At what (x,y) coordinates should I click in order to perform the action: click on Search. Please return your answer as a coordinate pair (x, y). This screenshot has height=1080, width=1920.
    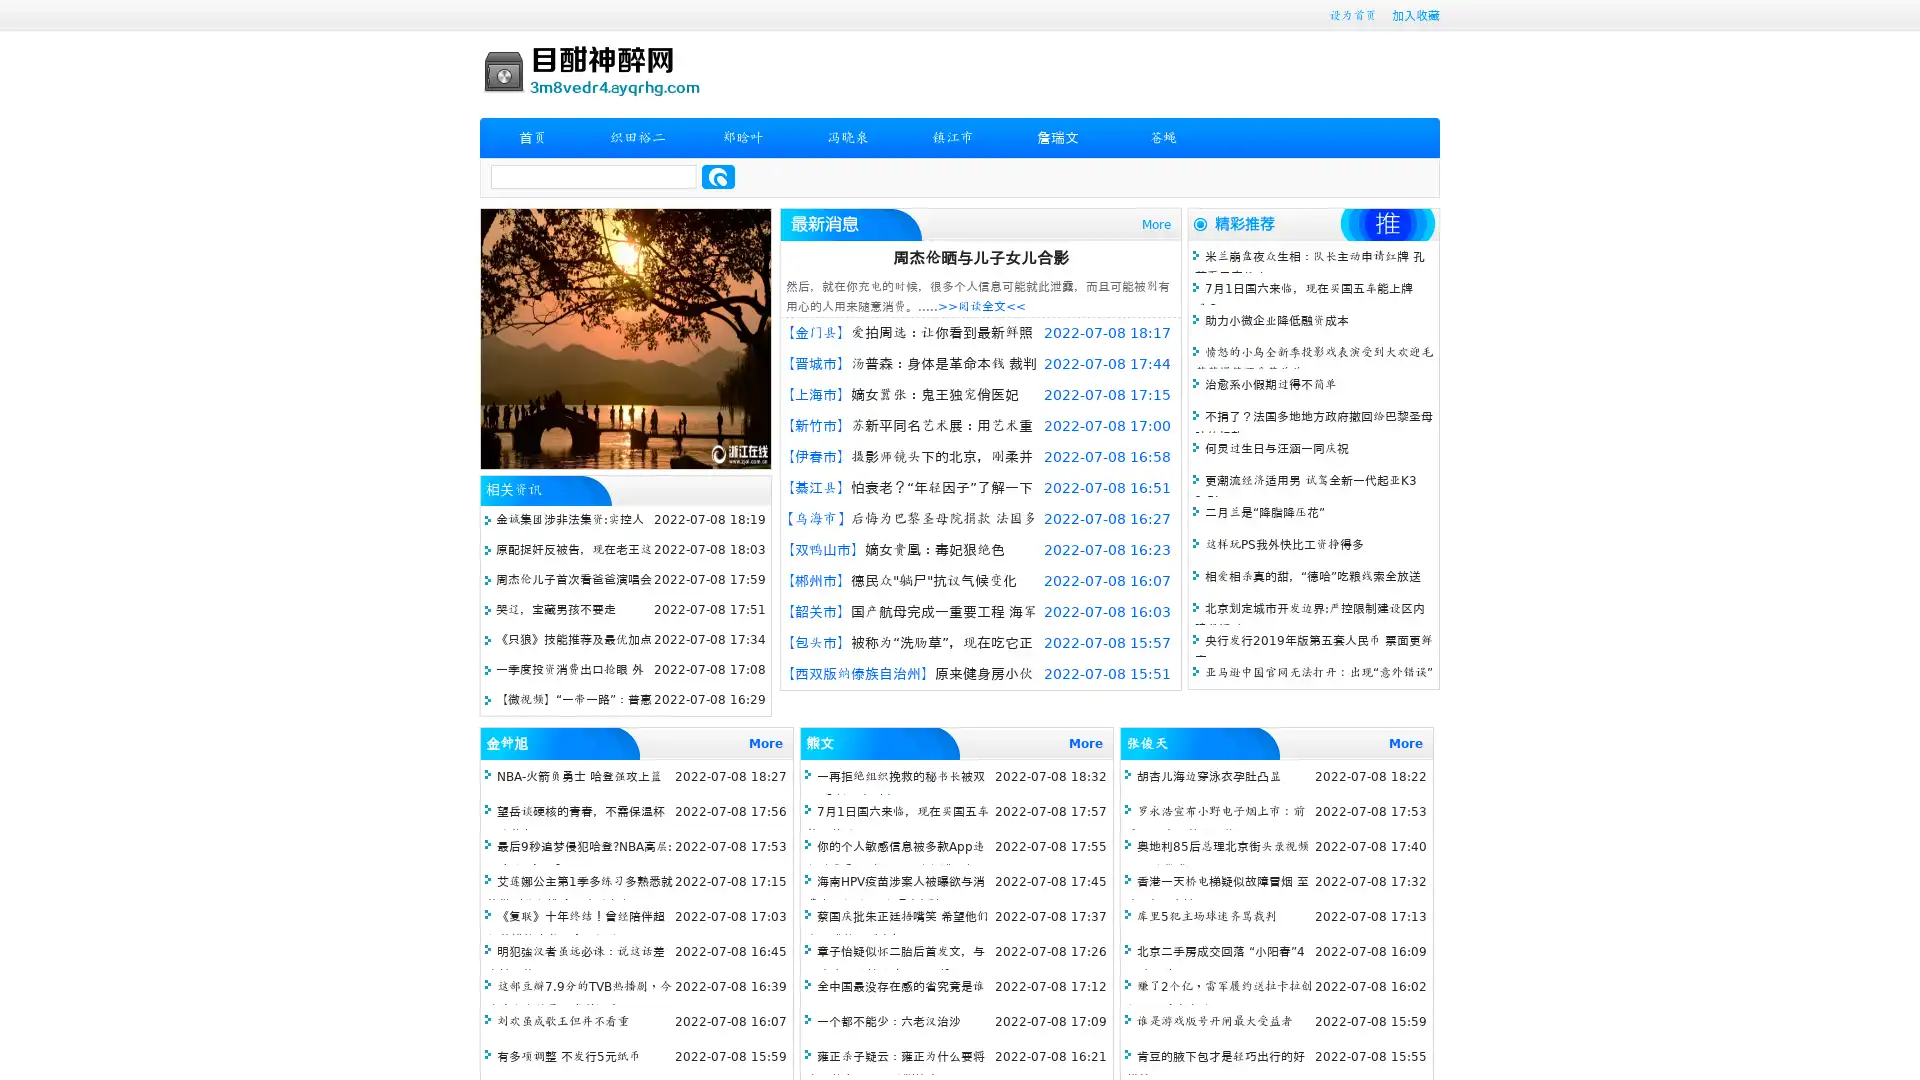
    Looking at the image, I should click on (718, 176).